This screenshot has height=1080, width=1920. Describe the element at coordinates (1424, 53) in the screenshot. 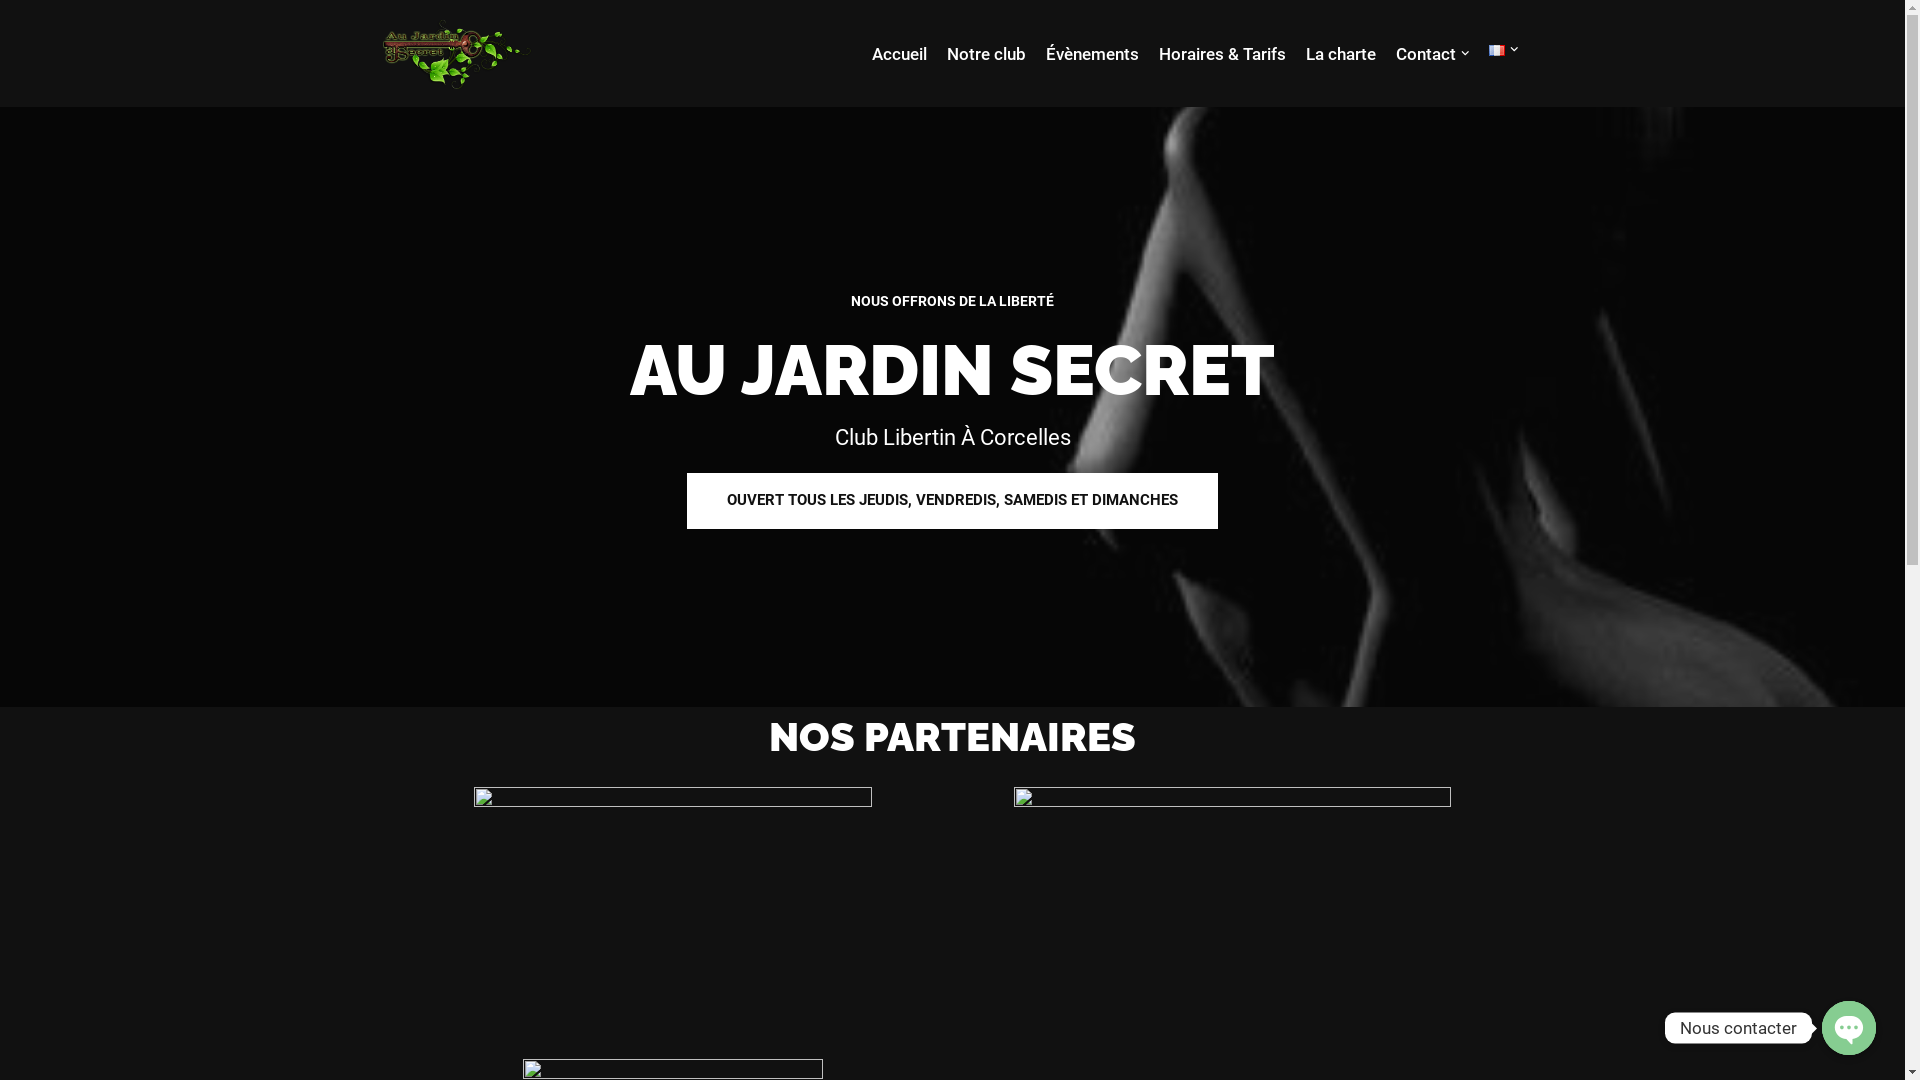

I see `'Contact'` at that location.